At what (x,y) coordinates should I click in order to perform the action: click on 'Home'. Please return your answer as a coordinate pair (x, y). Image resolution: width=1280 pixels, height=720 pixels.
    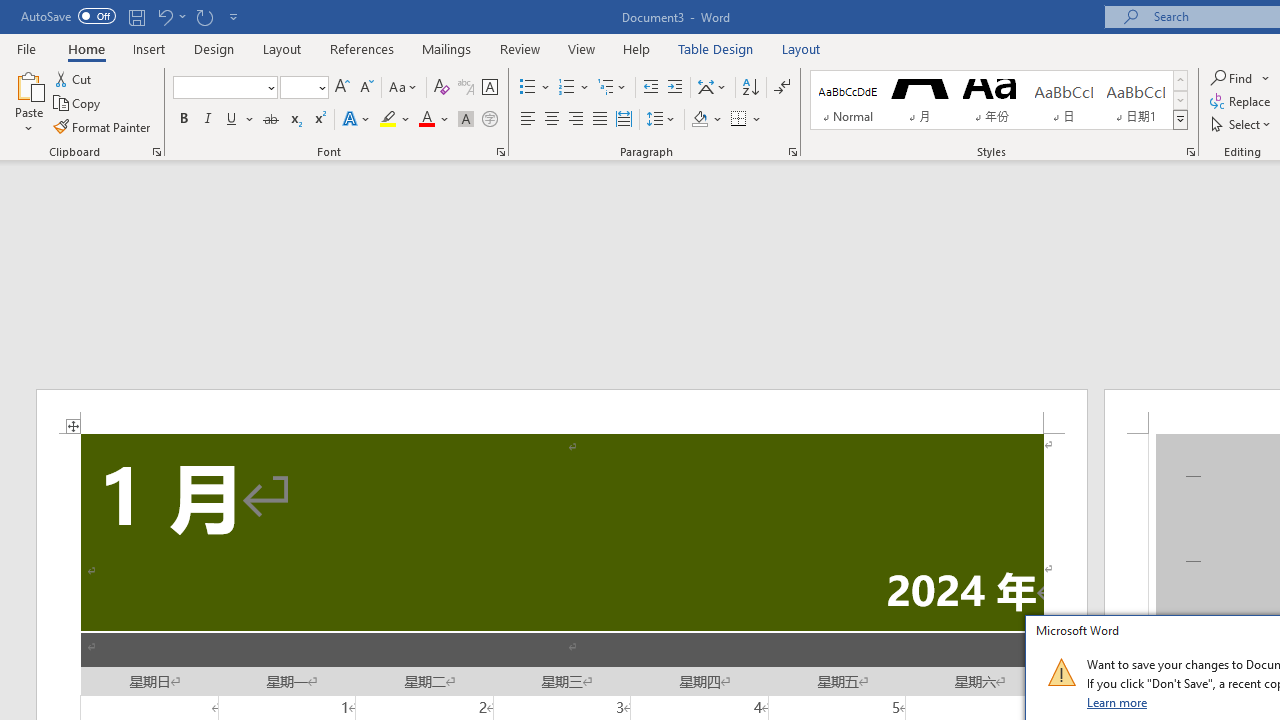
    Looking at the image, I should click on (85, 48).